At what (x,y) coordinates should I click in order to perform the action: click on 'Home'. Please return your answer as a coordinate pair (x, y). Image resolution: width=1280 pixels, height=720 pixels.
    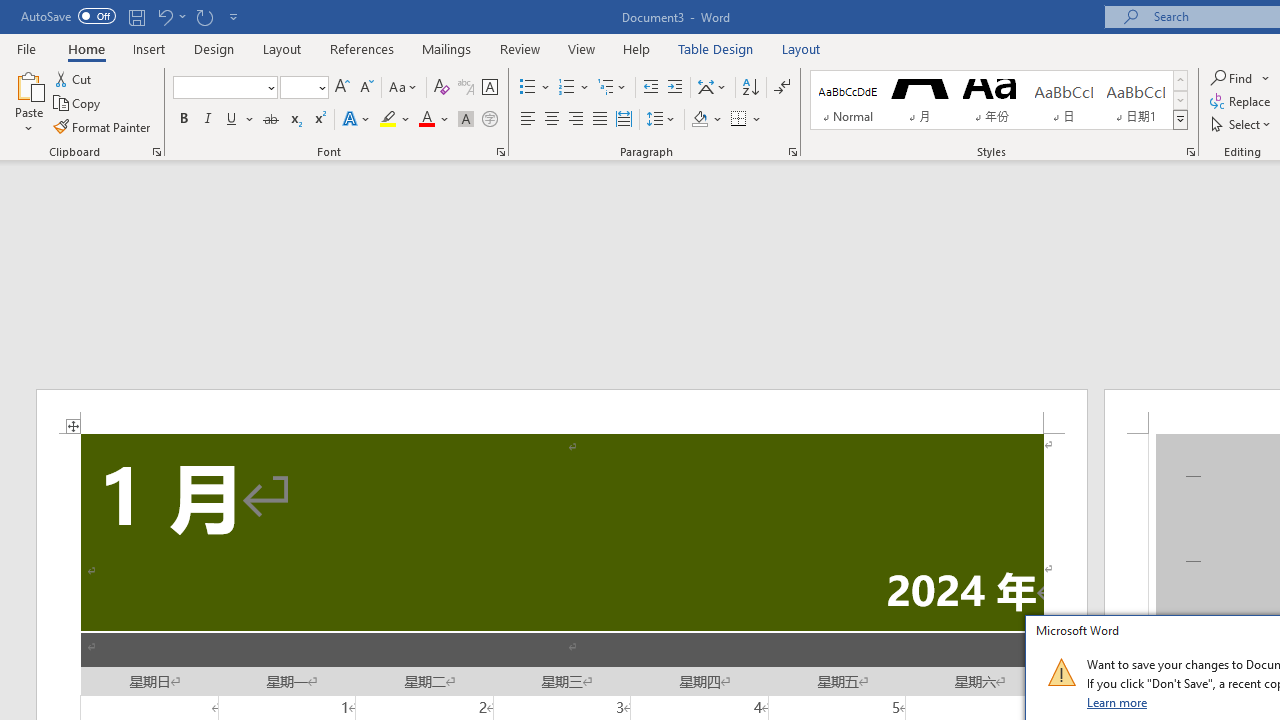
    Looking at the image, I should click on (85, 48).